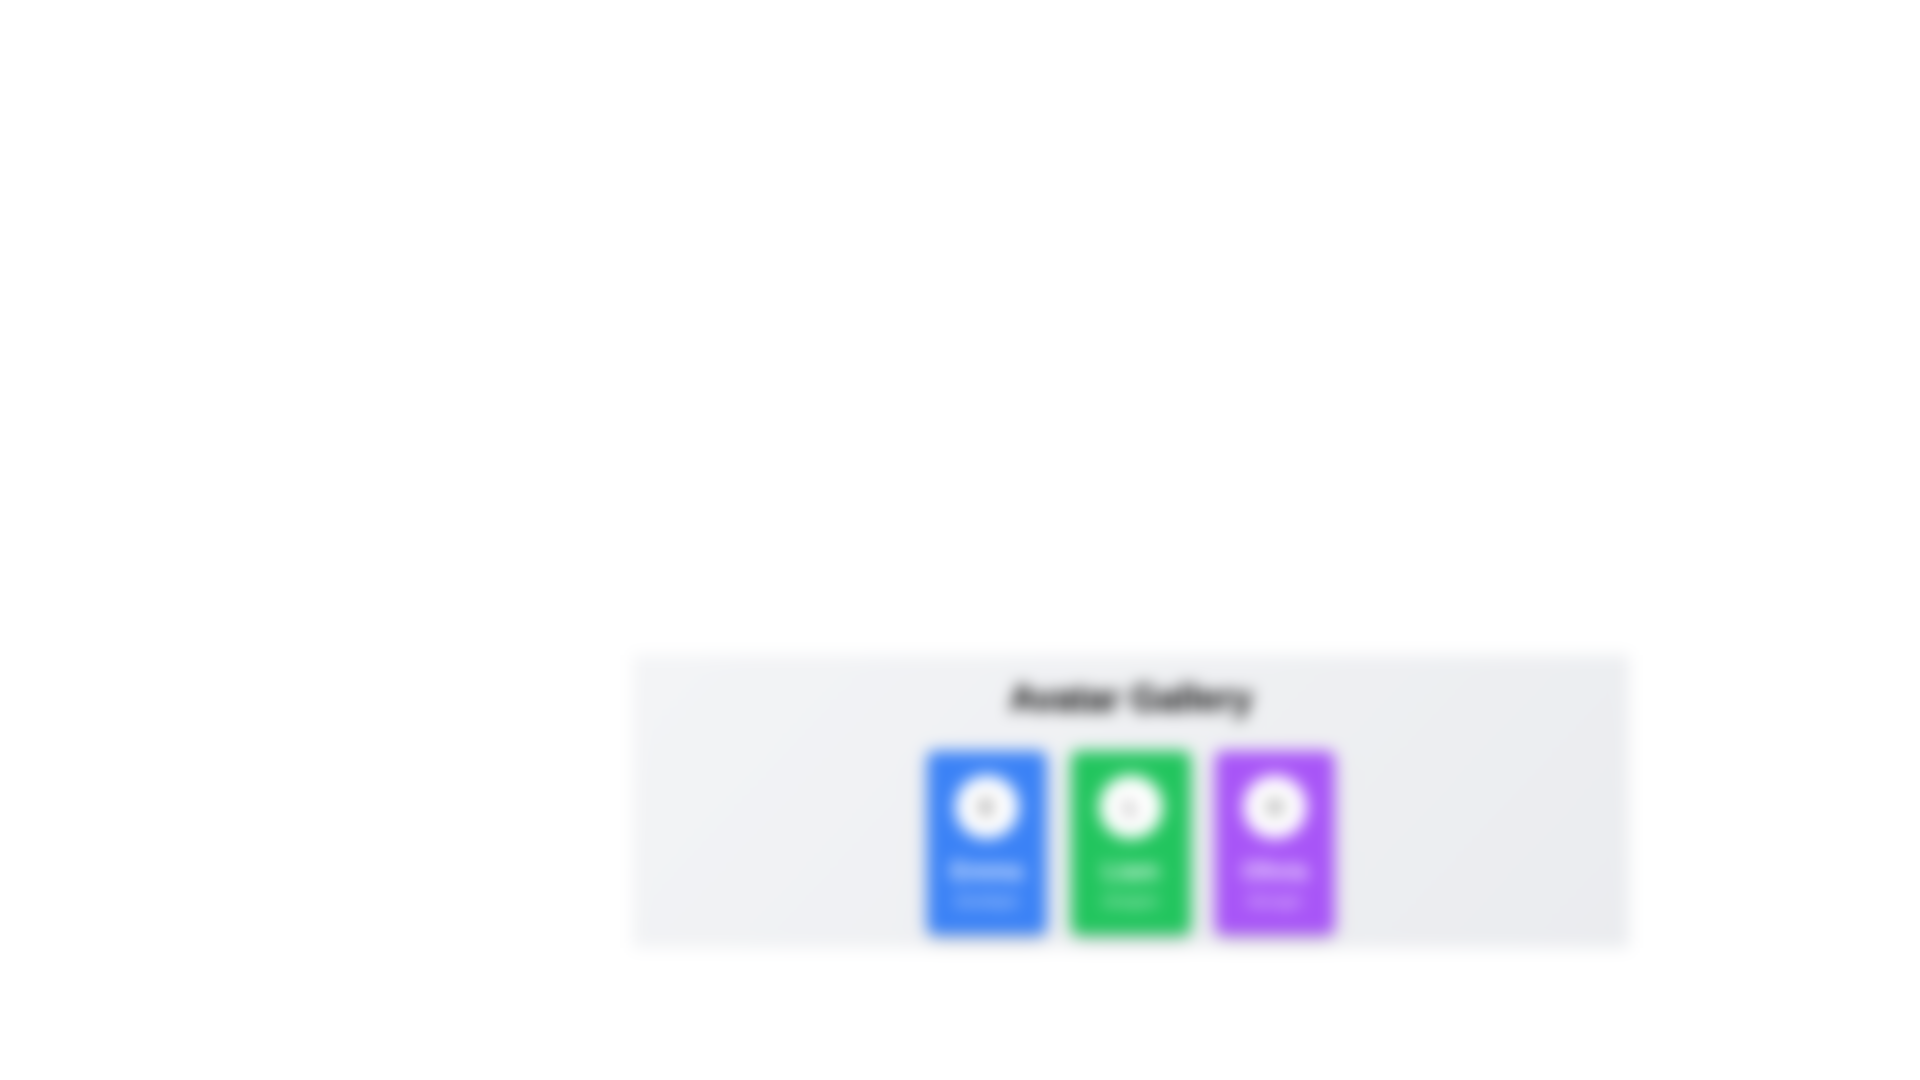 Image resolution: width=1920 pixels, height=1080 pixels. I want to click on the avatar display representing 'Emma', located at the top center of the card with the designation 'Developer', so click(986, 805).